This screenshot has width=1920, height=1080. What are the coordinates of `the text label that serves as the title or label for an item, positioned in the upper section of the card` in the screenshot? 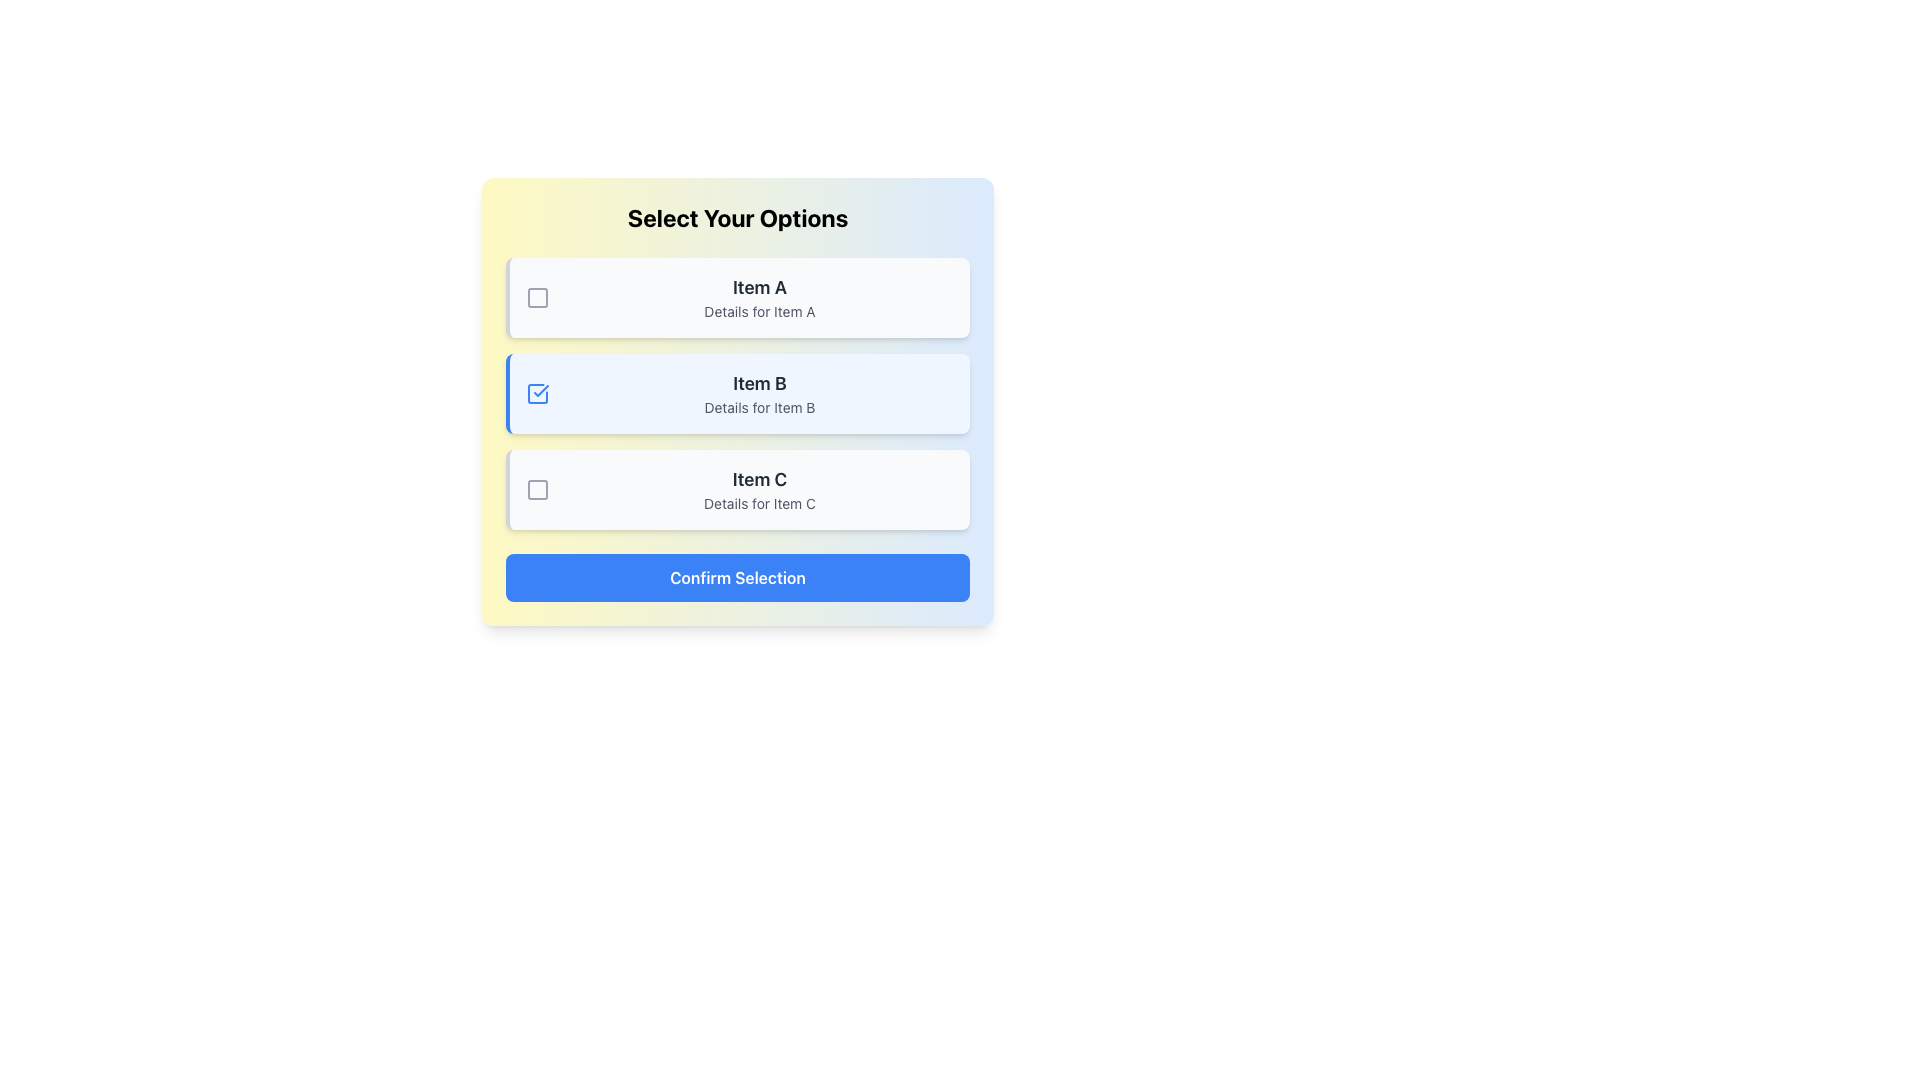 It's located at (758, 288).